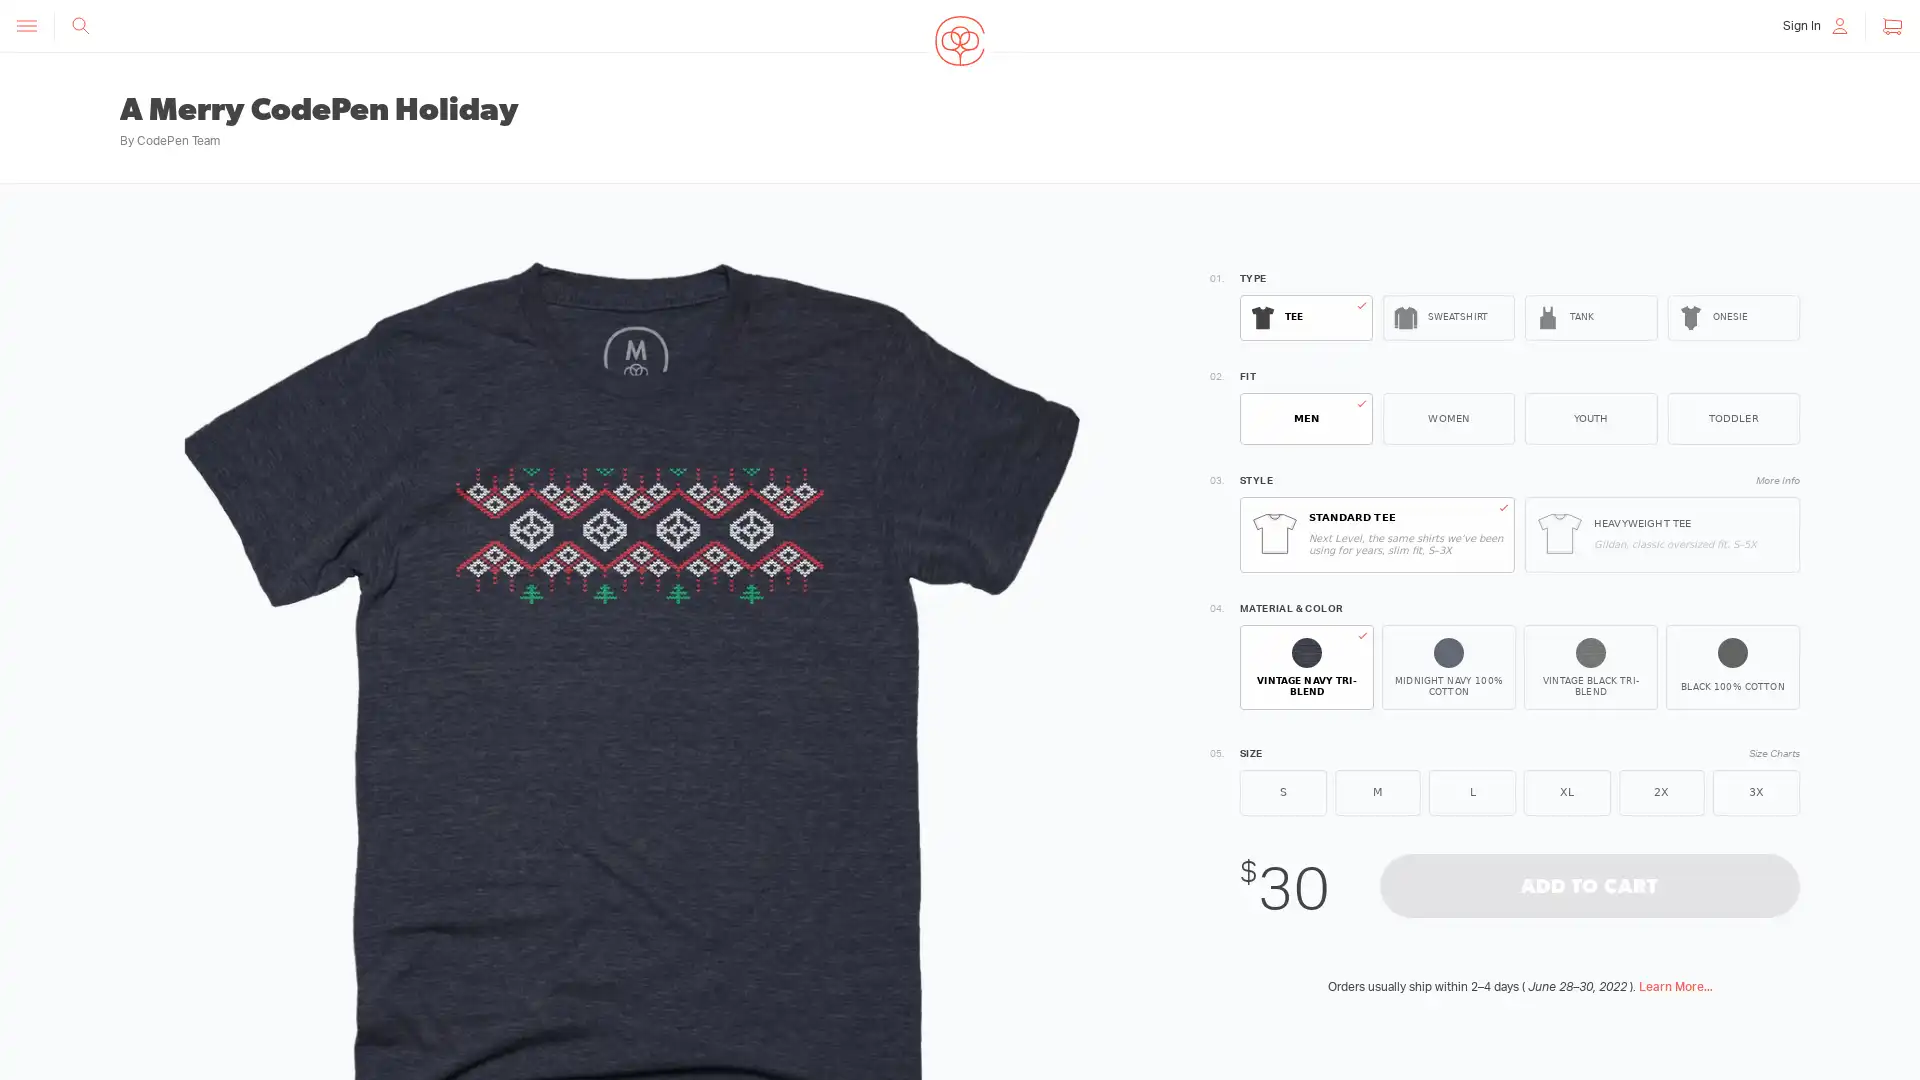 The height and width of the screenshot is (1080, 1920). Describe the element at coordinates (1588, 883) in the screenshot. I see `ADD TO CART` at that location.